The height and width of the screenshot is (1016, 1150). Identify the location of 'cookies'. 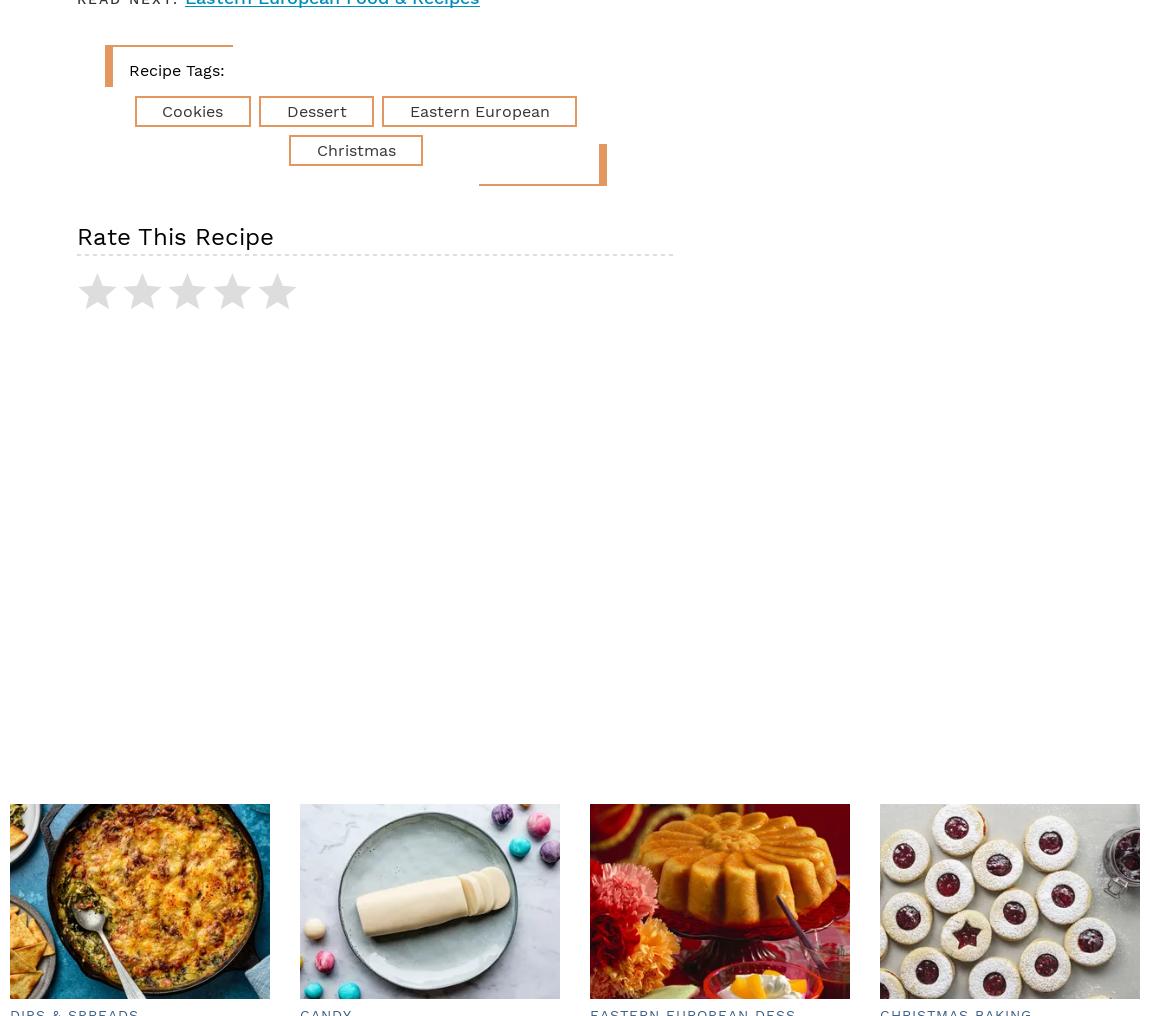
(161, 110).